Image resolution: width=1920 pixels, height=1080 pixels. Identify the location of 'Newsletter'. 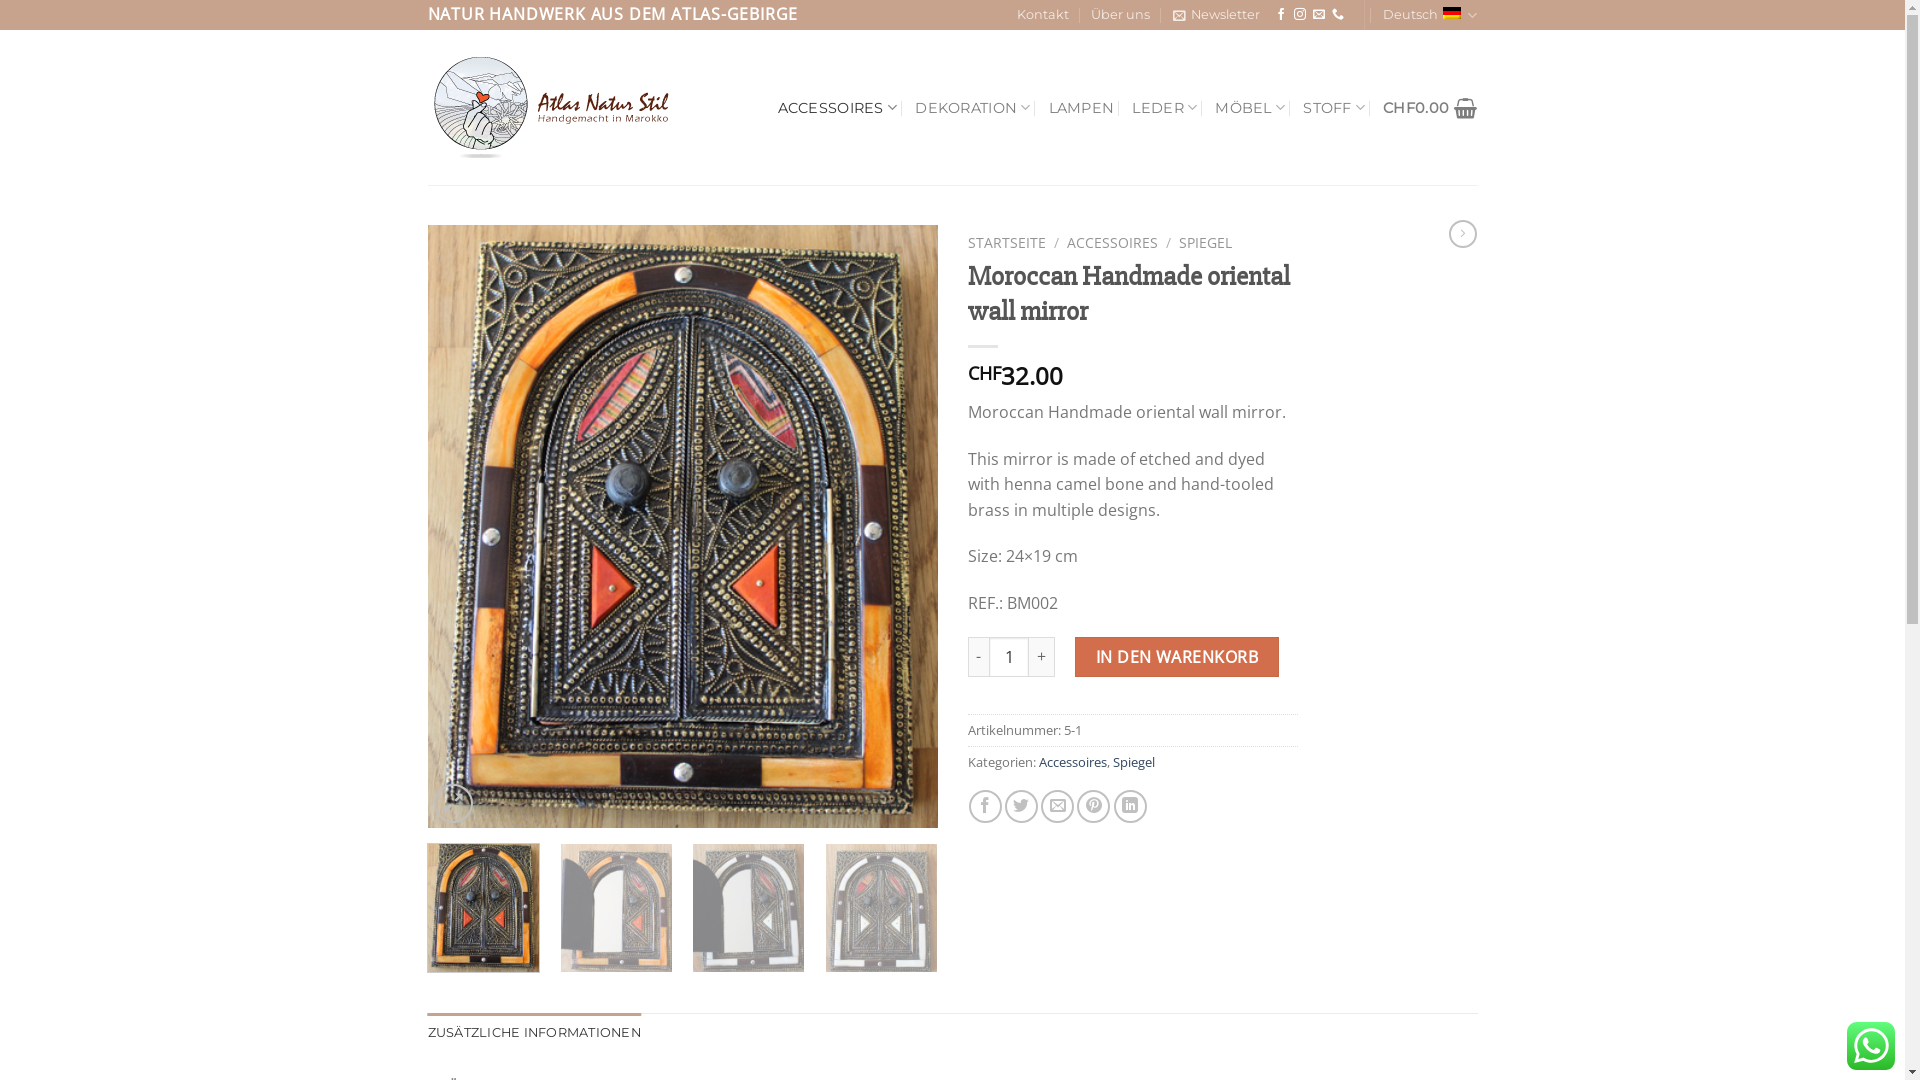
(1215, 15).